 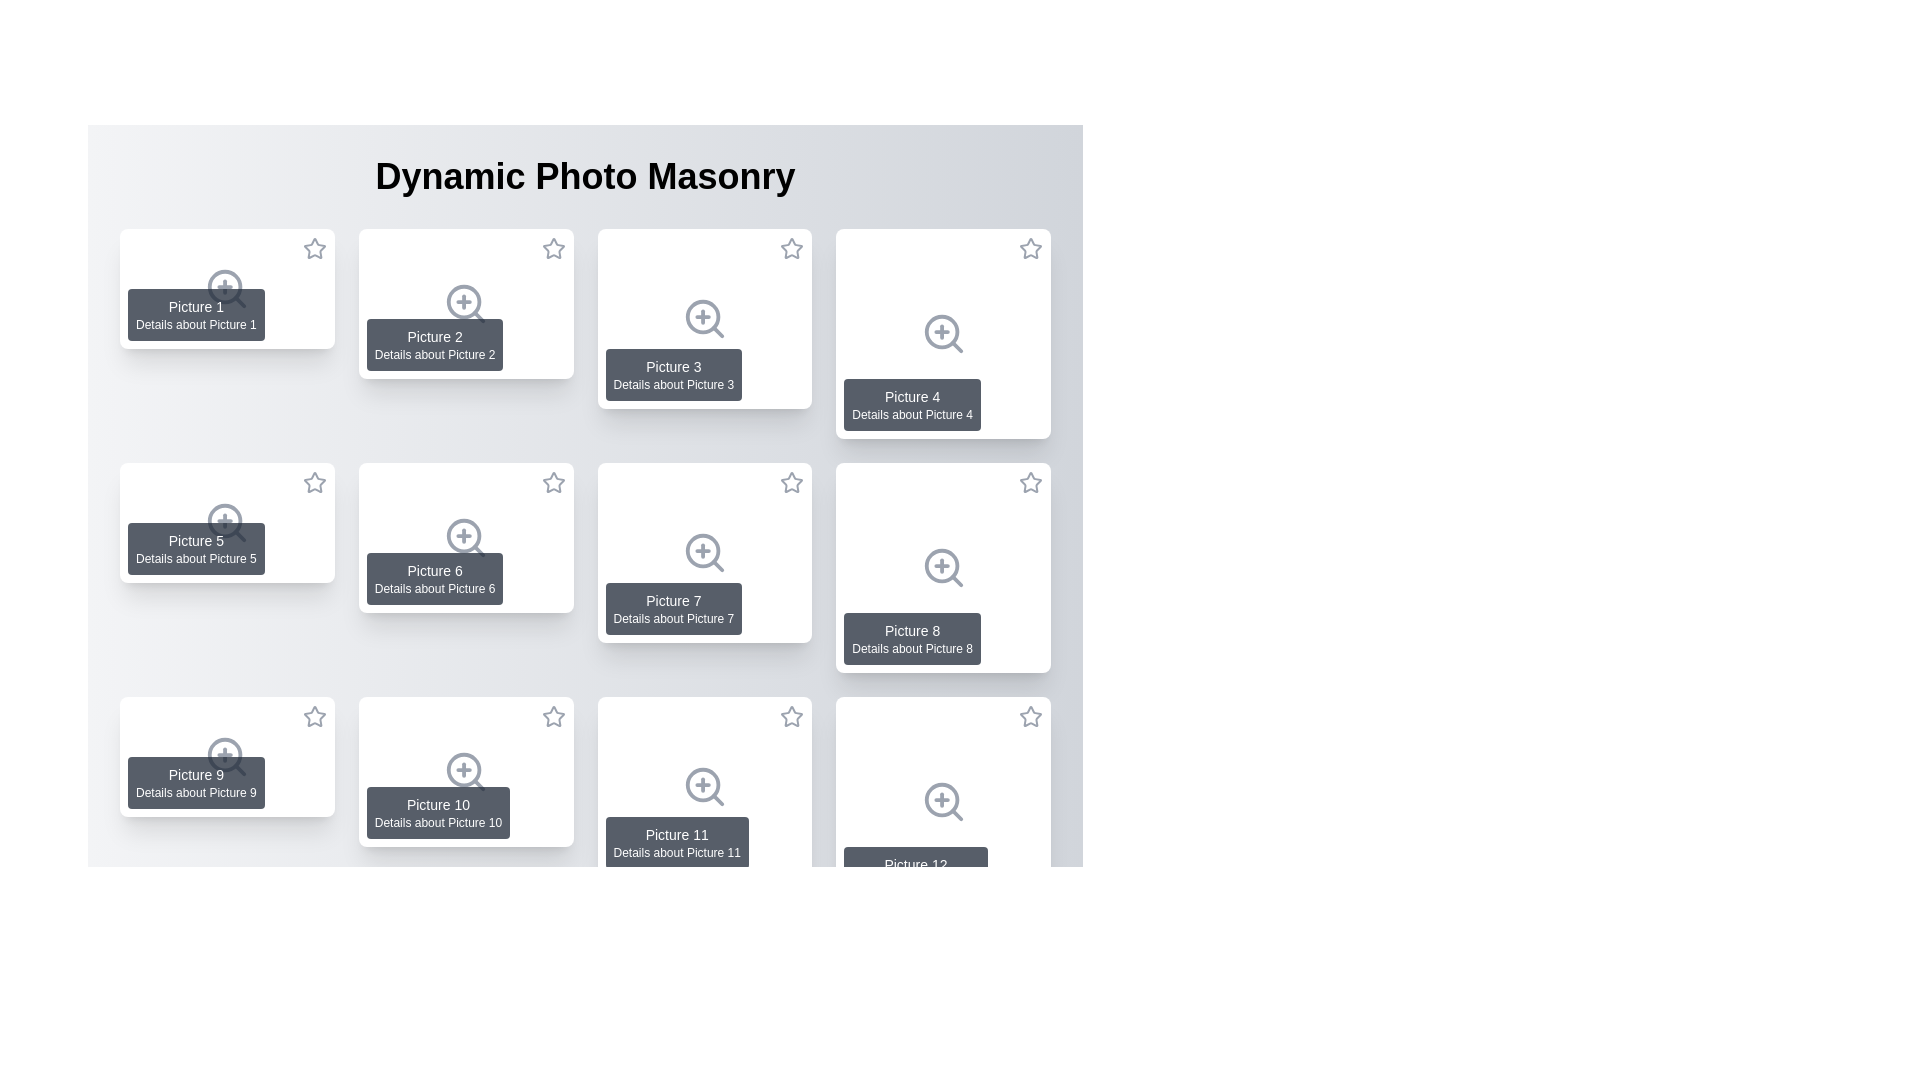 I want to click on the circular plus symbol within the magnifying glass icon, which is positioned over 'Picture 8' in the grid layout, so click(x=940, y=566).